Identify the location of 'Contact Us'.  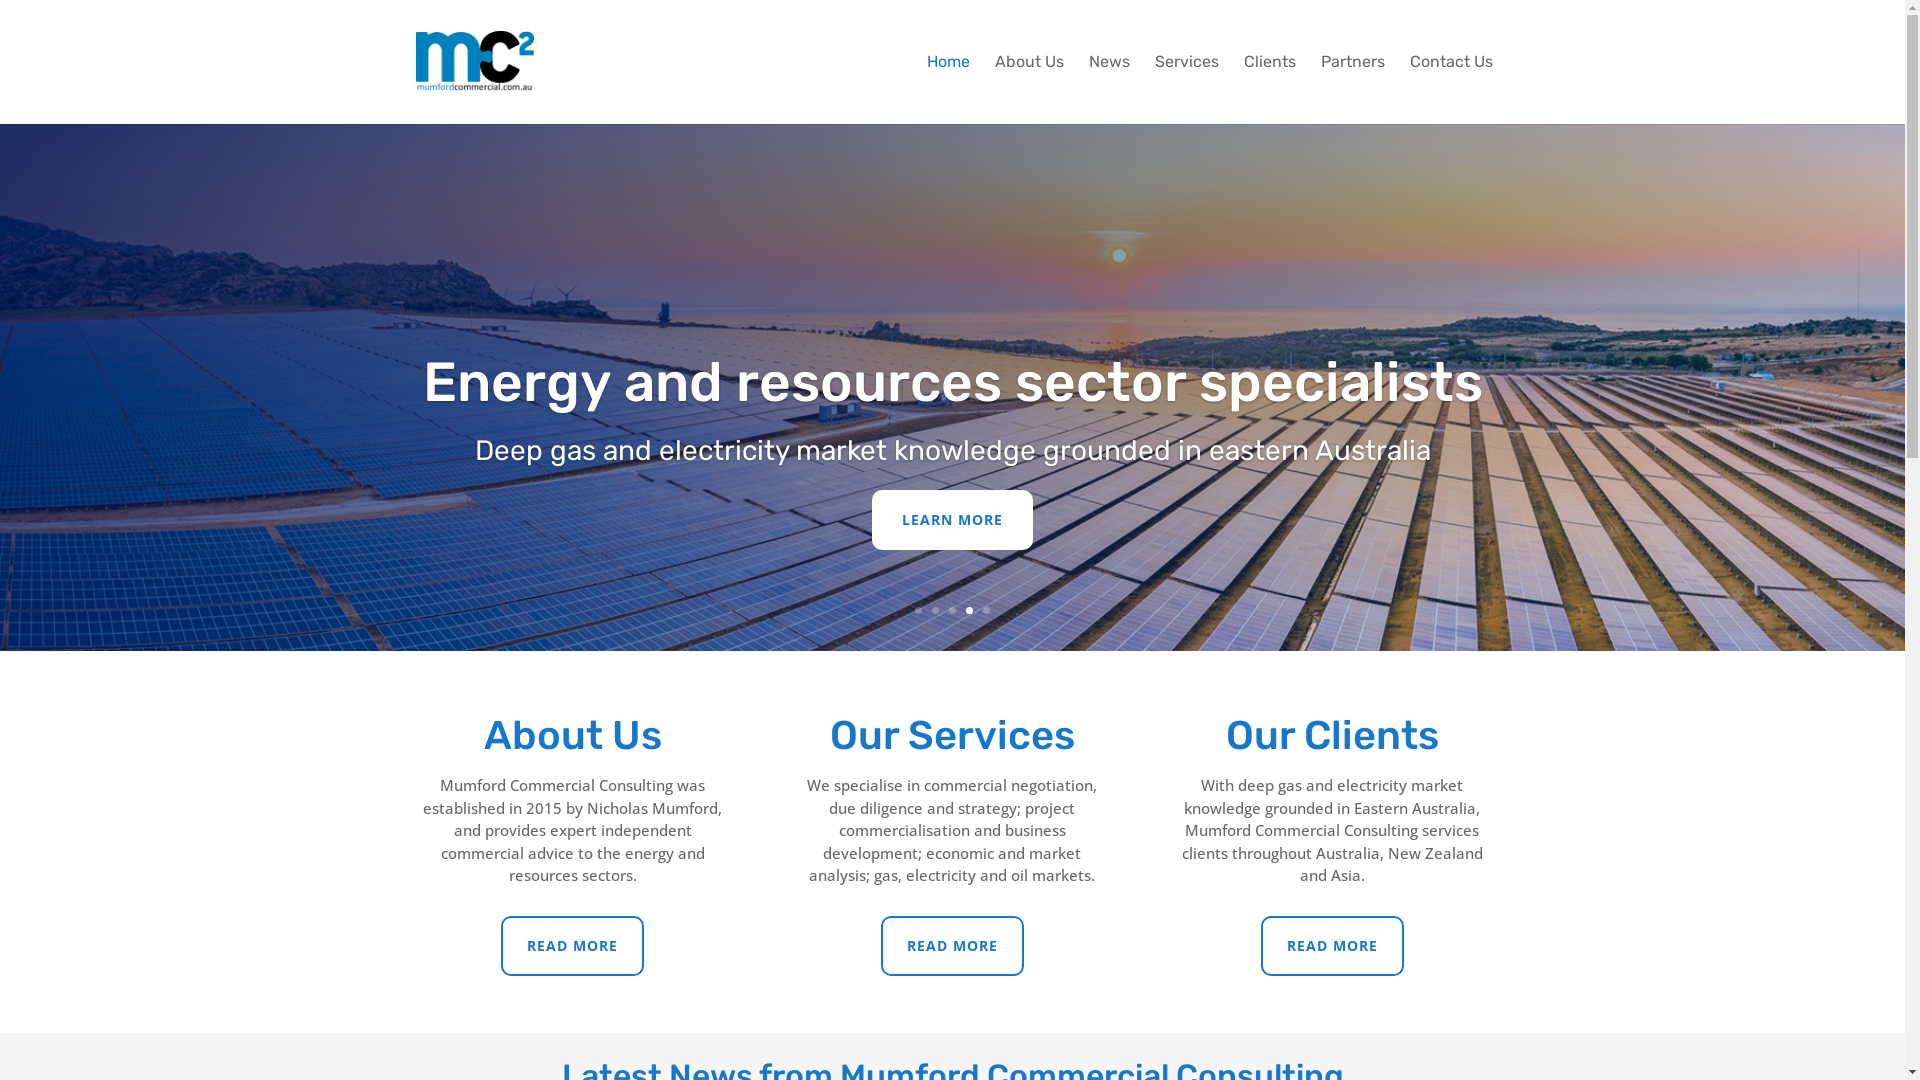
(1451, 88).